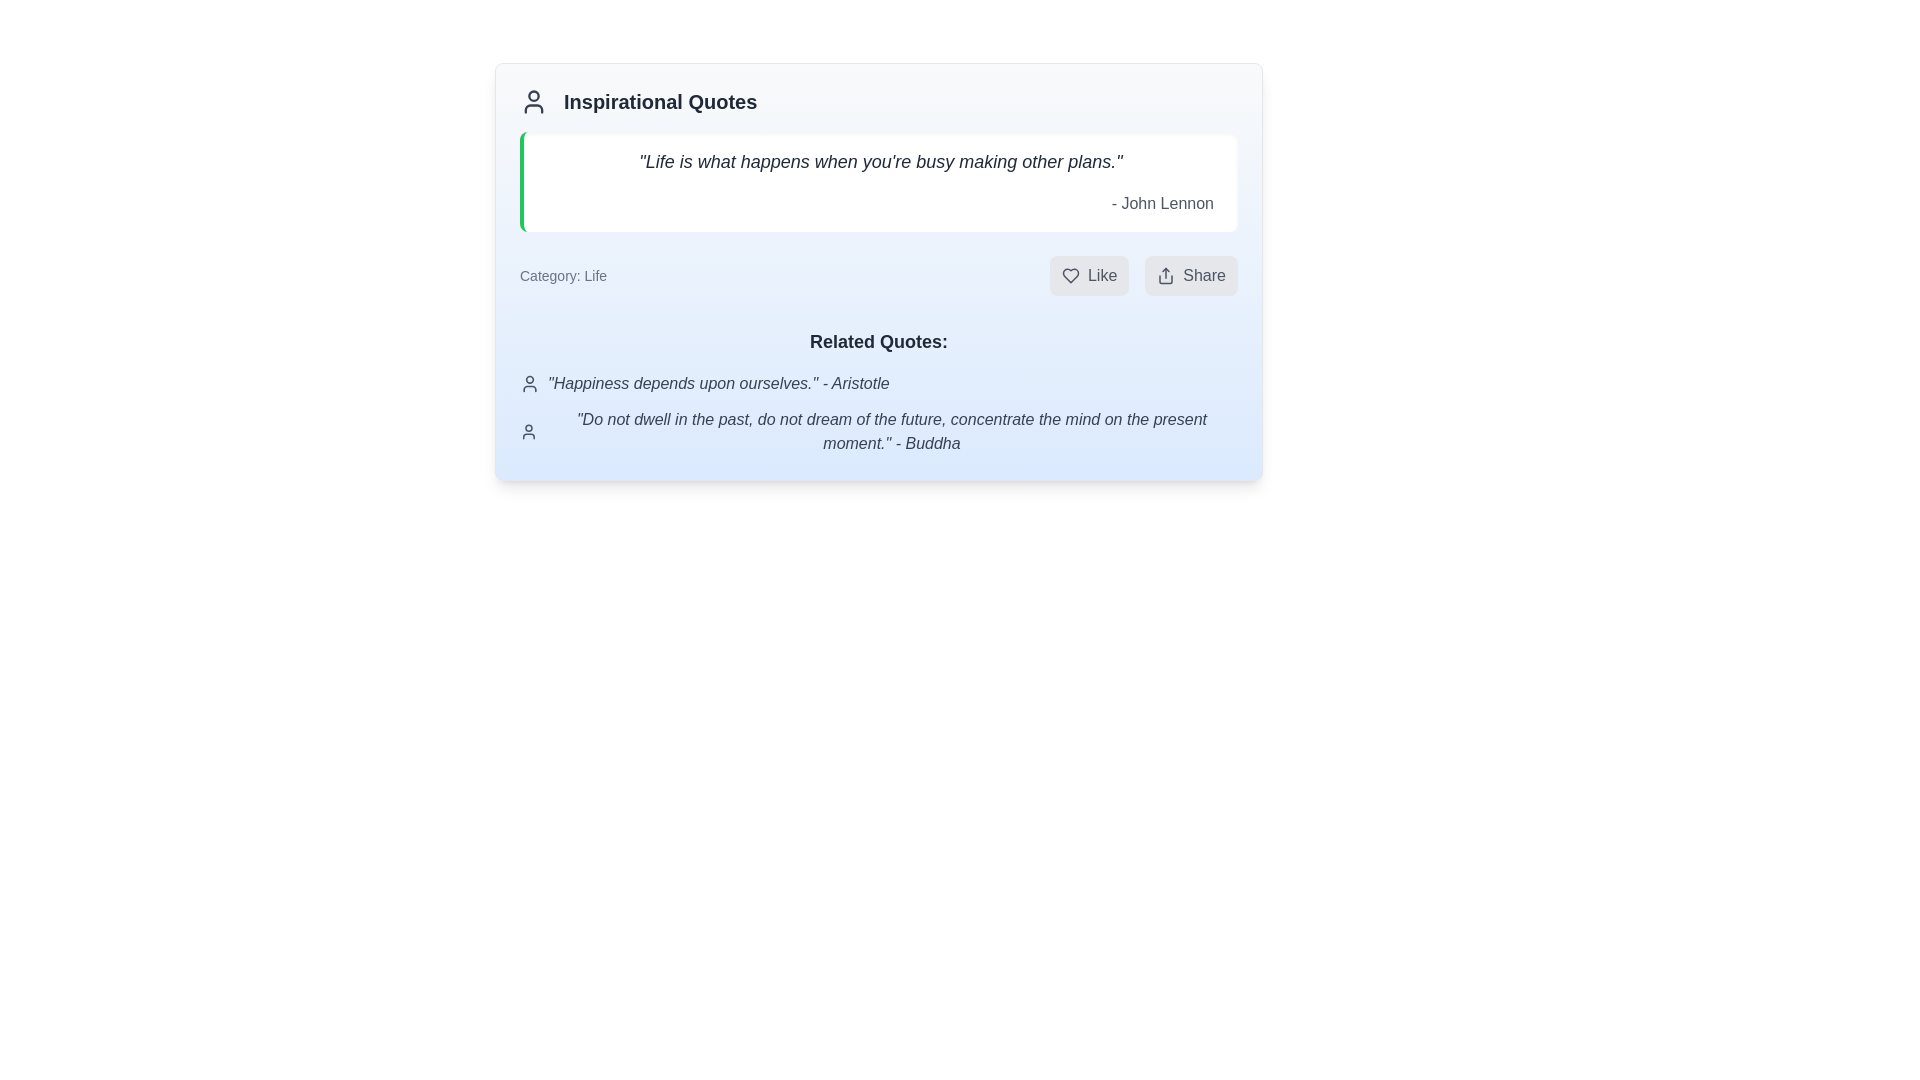  What do you see at coordinates (891, 431) in the screenshot?
I see `the second italicized text label in the 'Related Quotes' section that displays the quote by Buddha: 'Do not dwell in the past, do not dream of the future, concentrate the mind on the present moment.'` at bounding box center [891, 431].